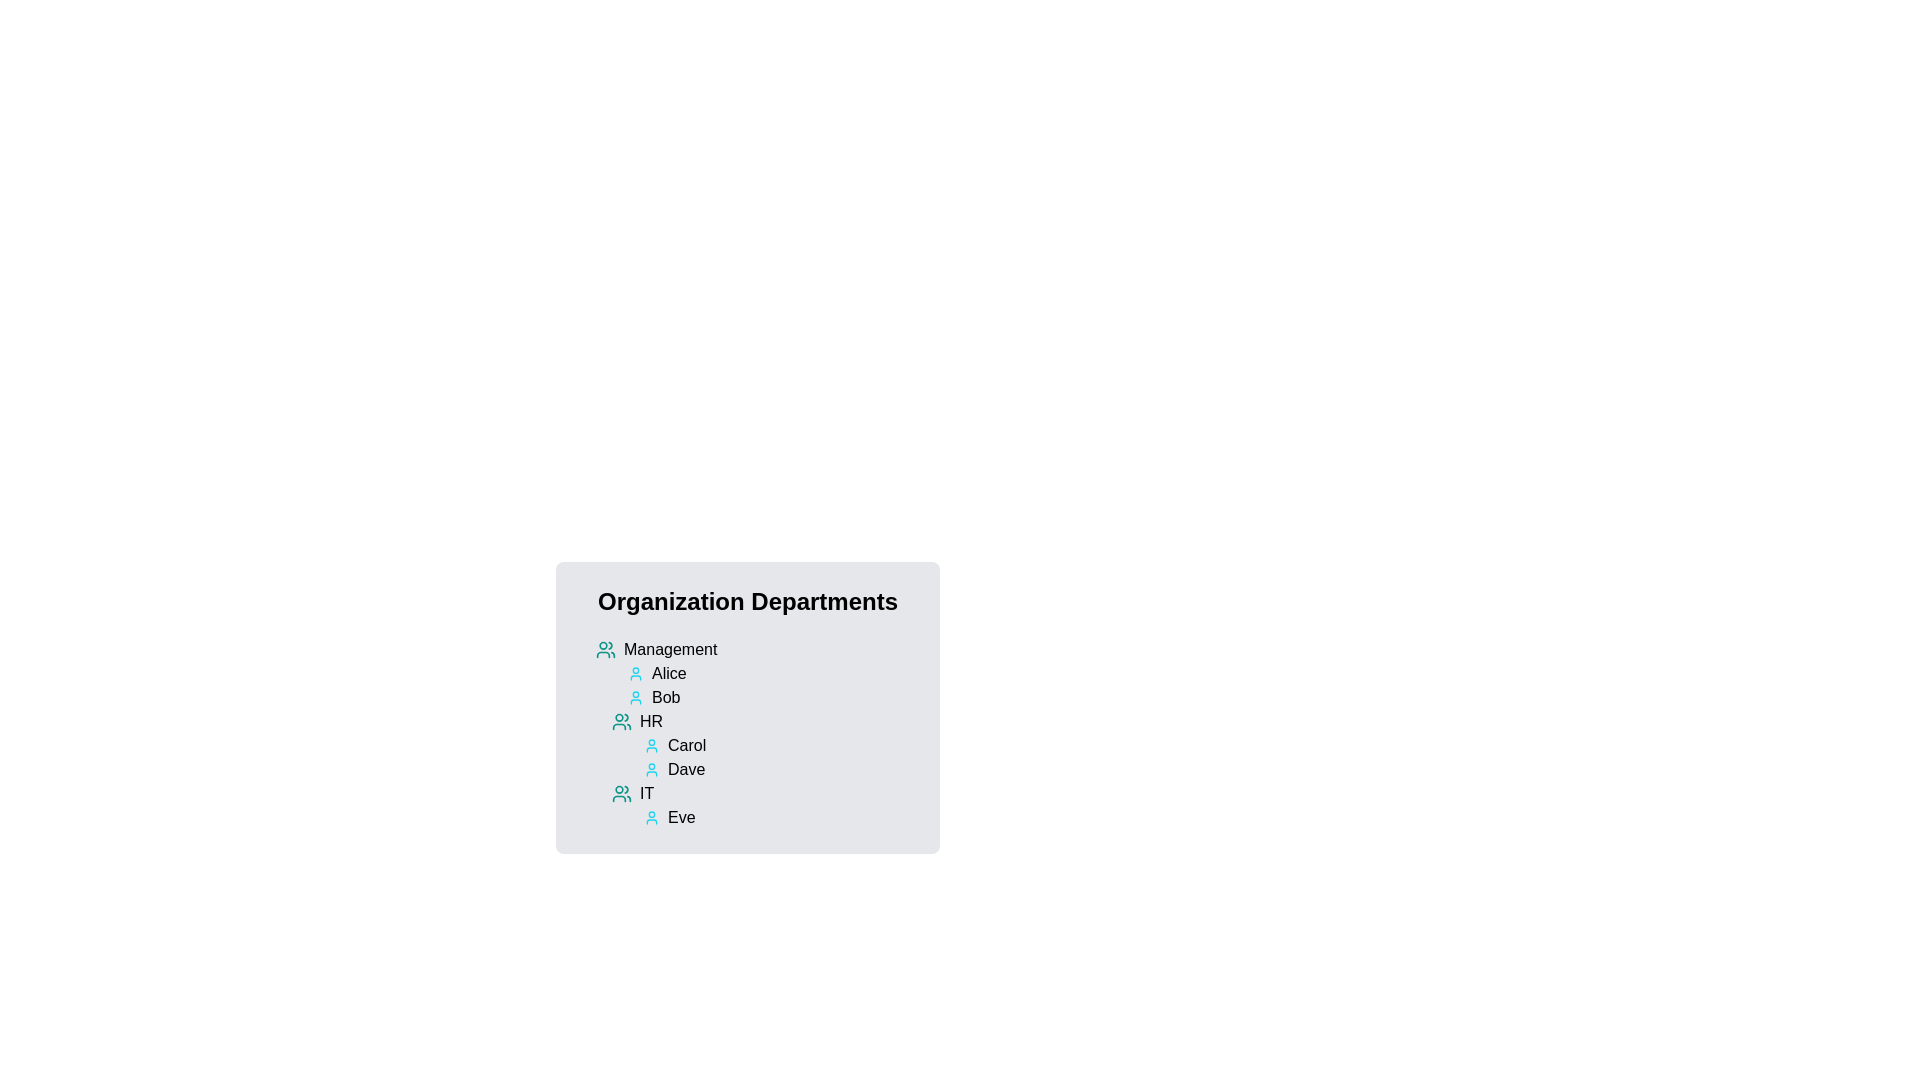  Describe the element at coordinates (604, 650) in the screenshot. I see `the 'Management' group icon located to the left of the text 'Management' in the department list` at that location.